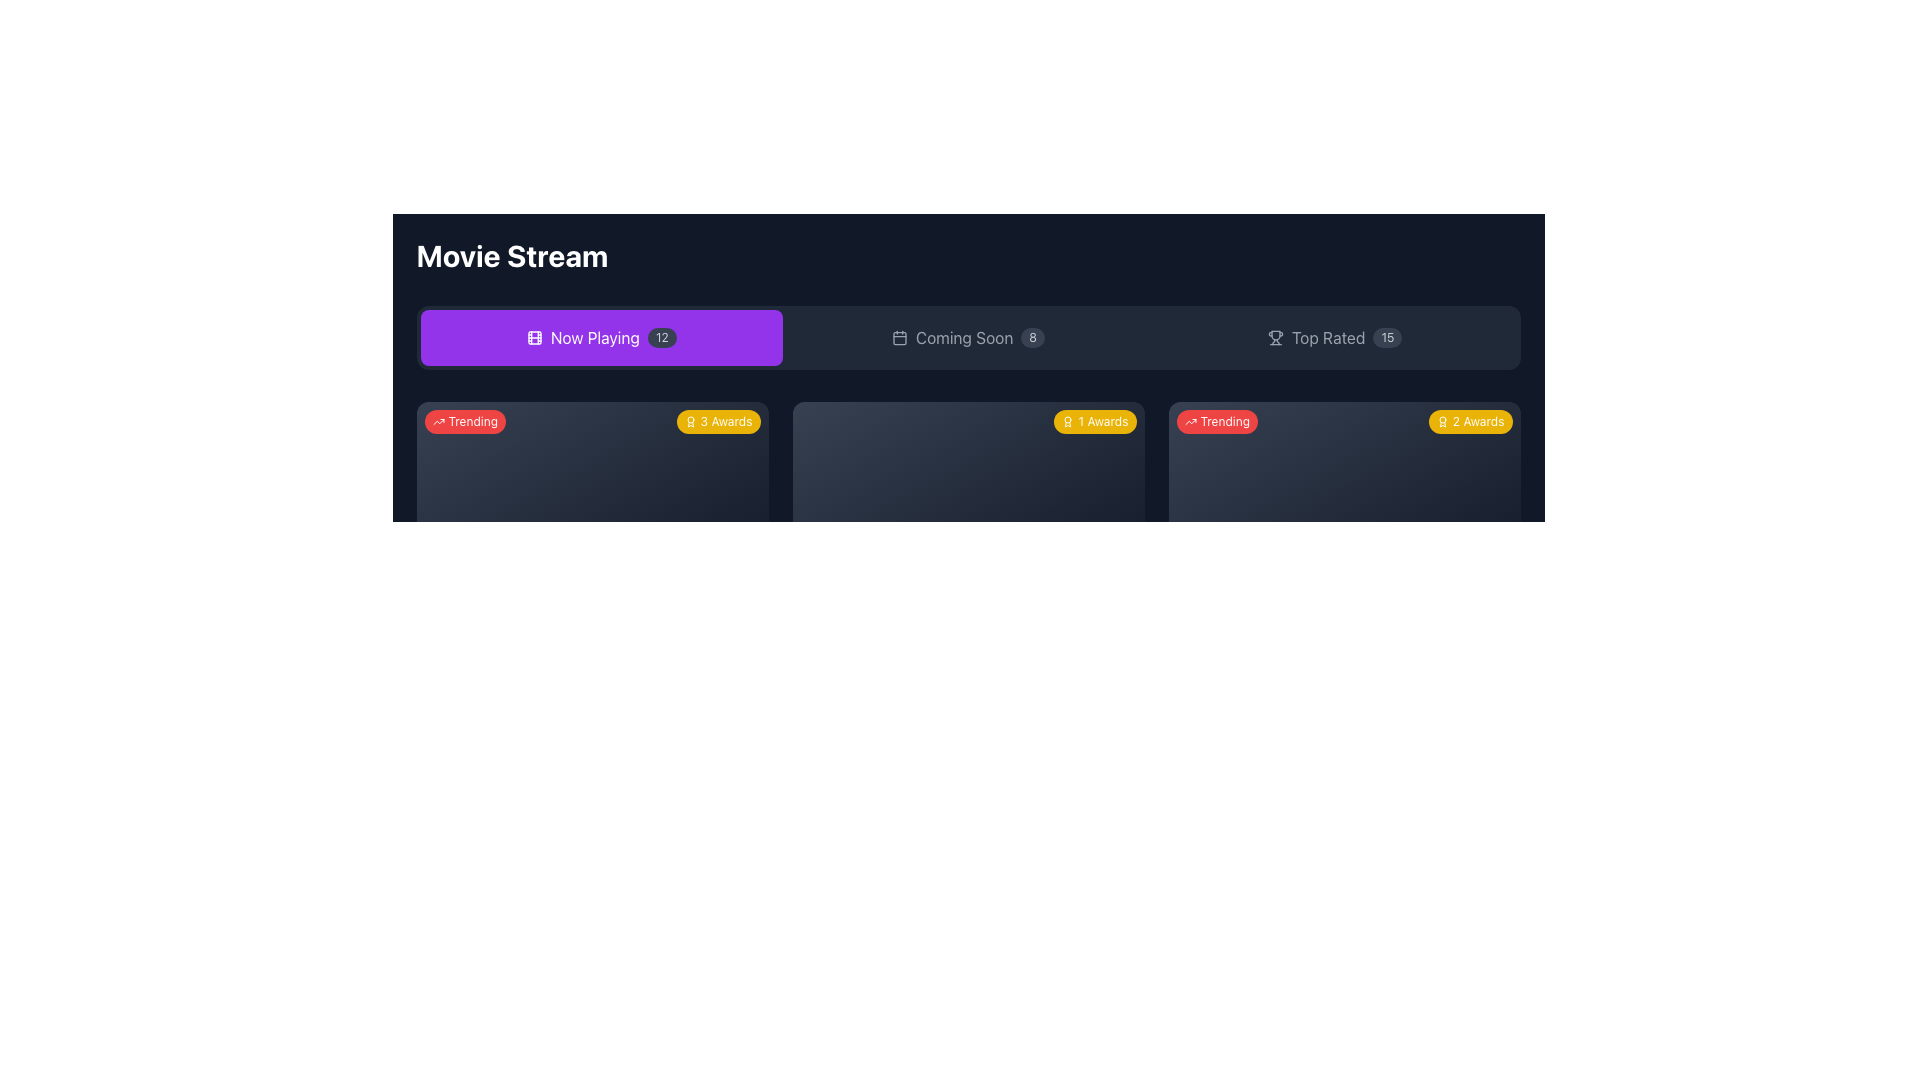 The height and width of the screenshot is (1080, 1920). What do you see at coordinates (964, 337) in the screenshot?
I see `the 'Coming Soon' text label displayed in gray font, located in the middle of the navigation menu between a calendar icon and the number '8'` at bounding box center [964, 337].